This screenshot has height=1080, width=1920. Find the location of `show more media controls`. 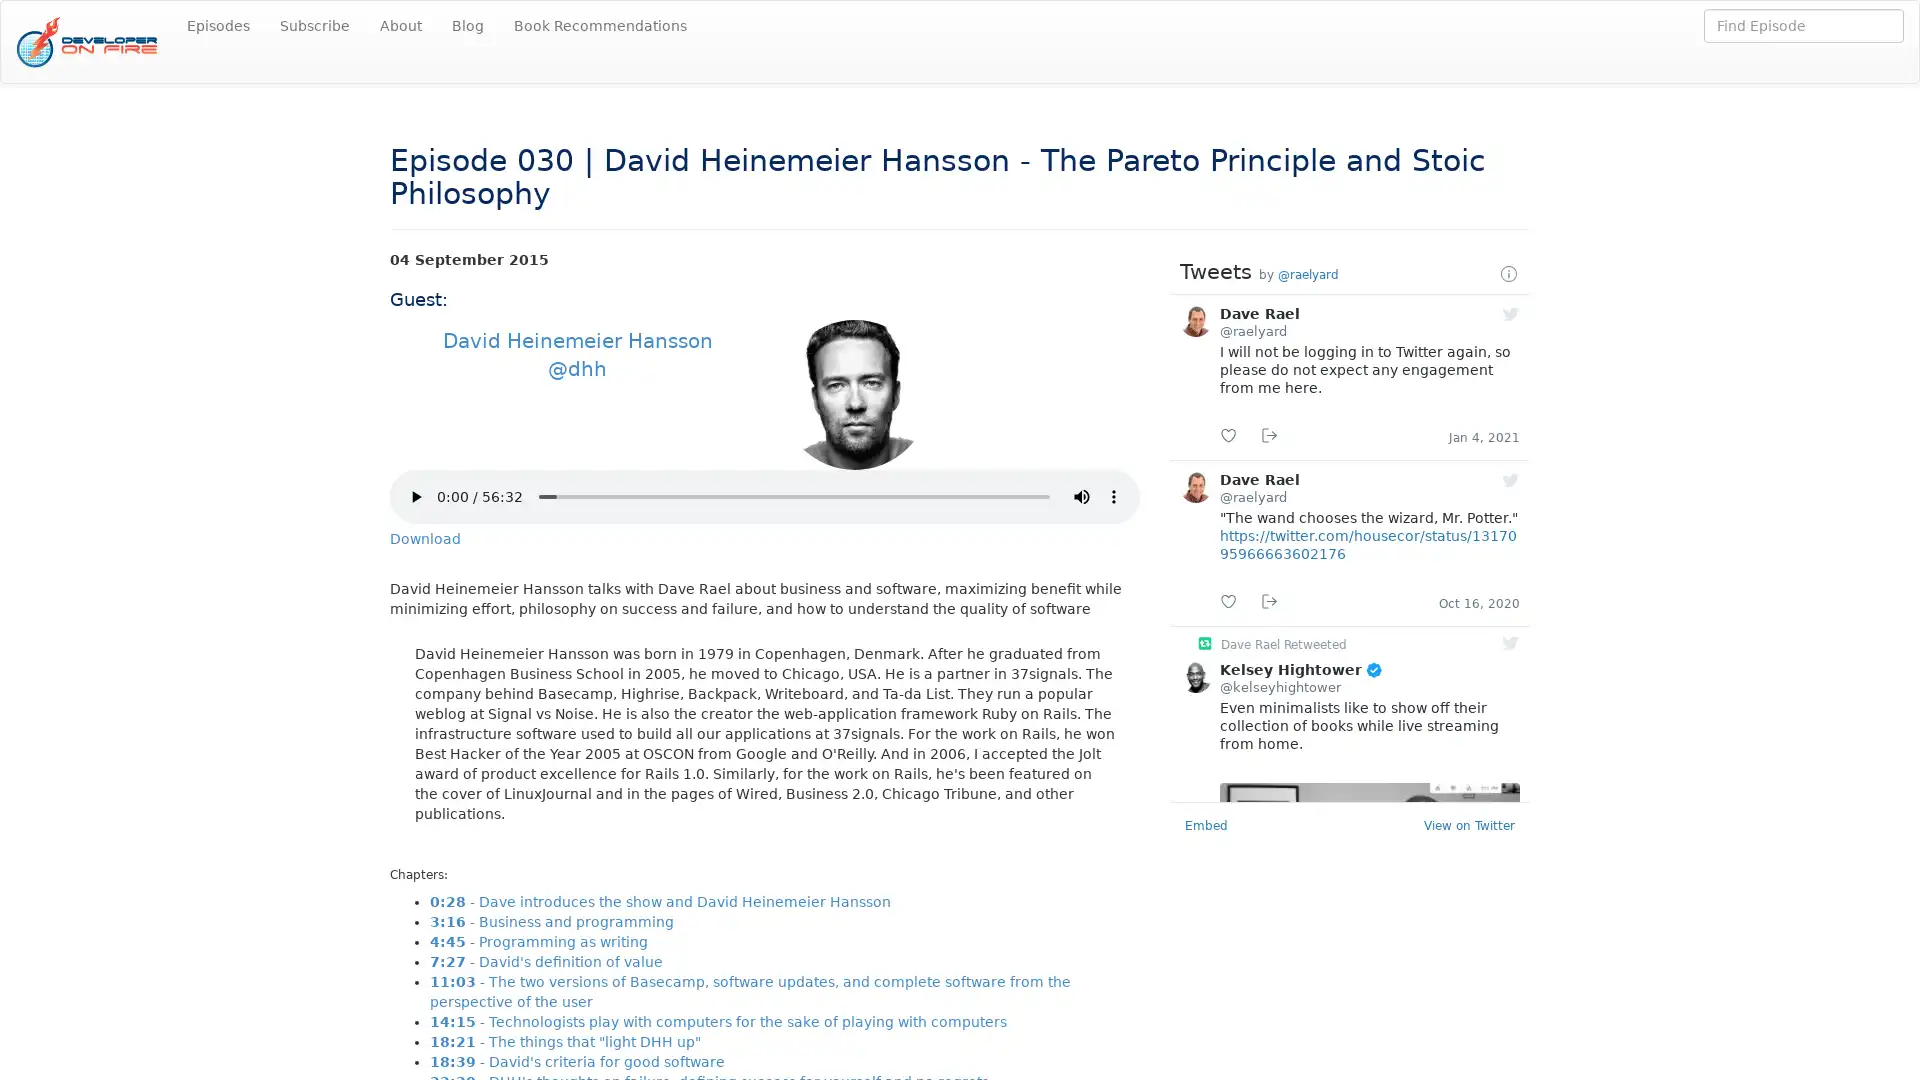

show more media controls is located at coordinates (1112, 495).